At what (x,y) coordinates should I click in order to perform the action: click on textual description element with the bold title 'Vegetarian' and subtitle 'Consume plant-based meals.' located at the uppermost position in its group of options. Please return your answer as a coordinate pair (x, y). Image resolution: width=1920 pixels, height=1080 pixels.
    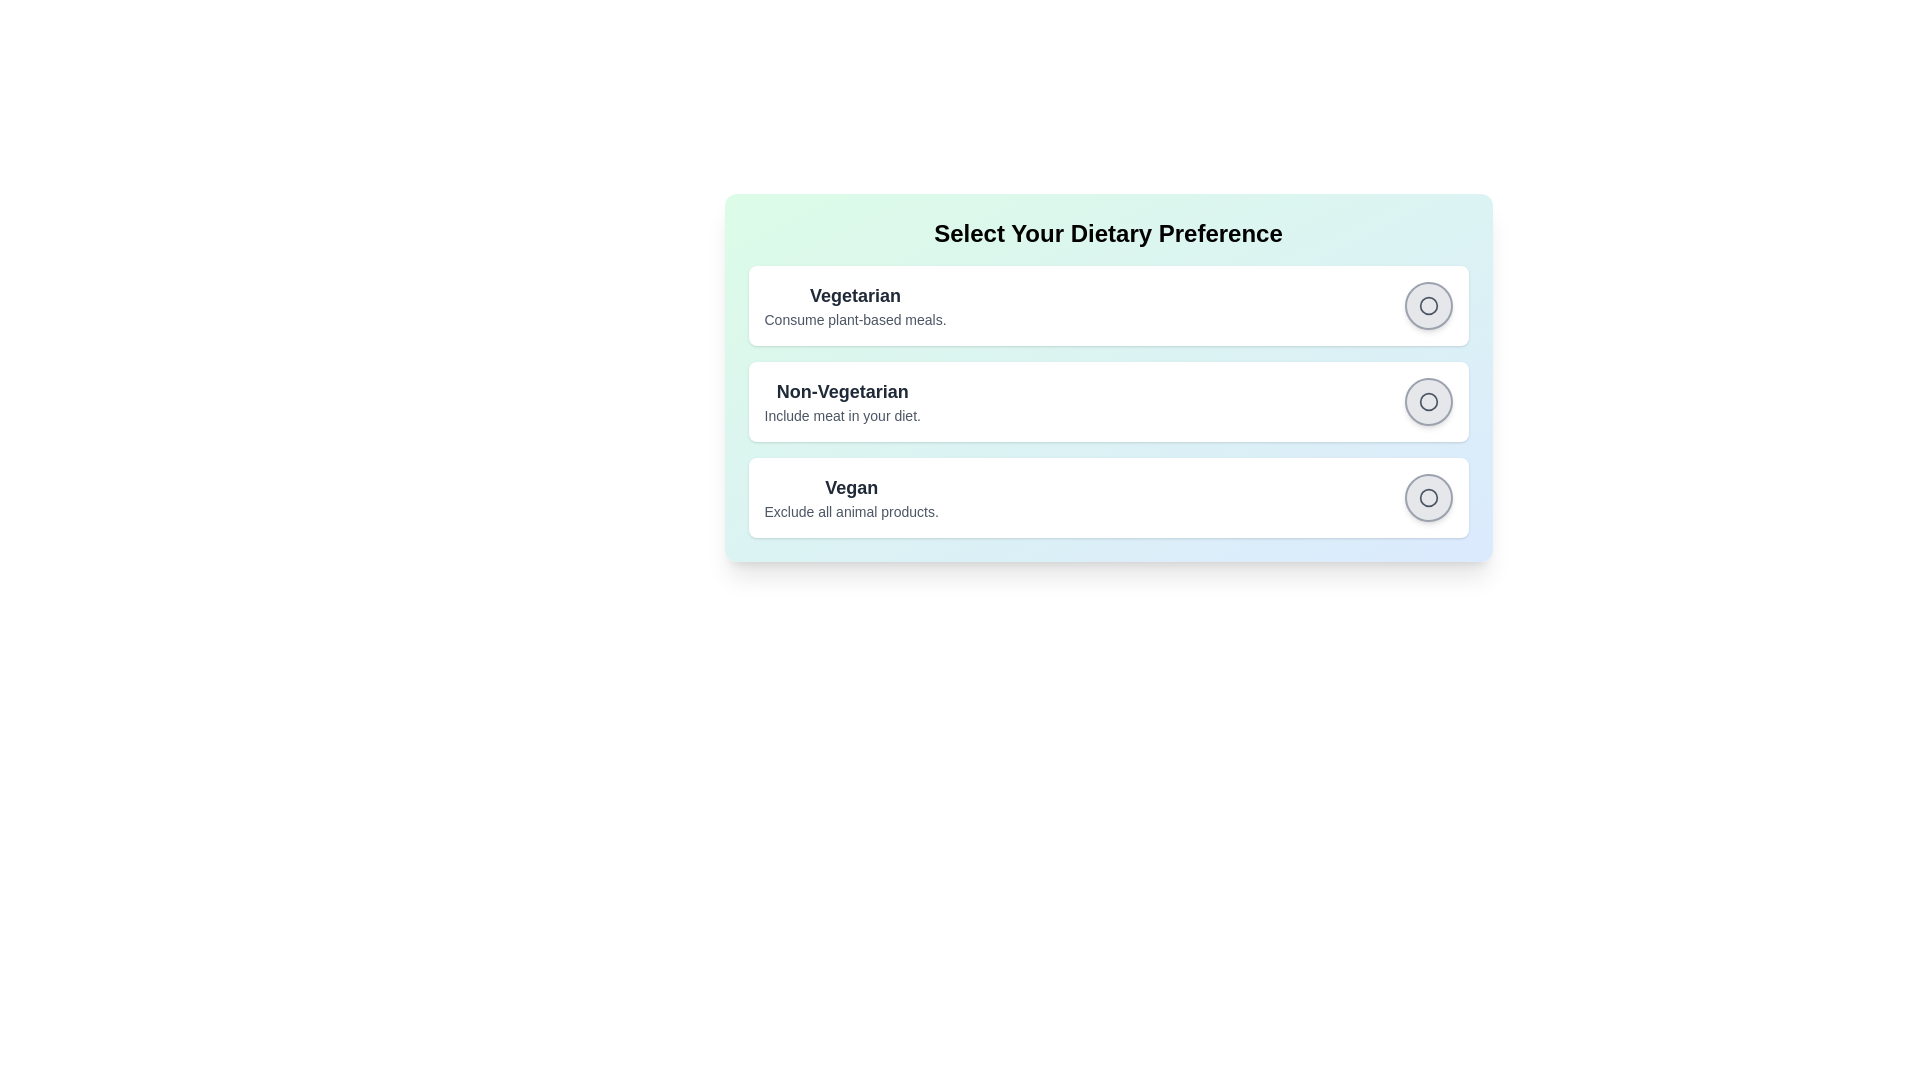
    Looking at the image, I should click on (855, 305).